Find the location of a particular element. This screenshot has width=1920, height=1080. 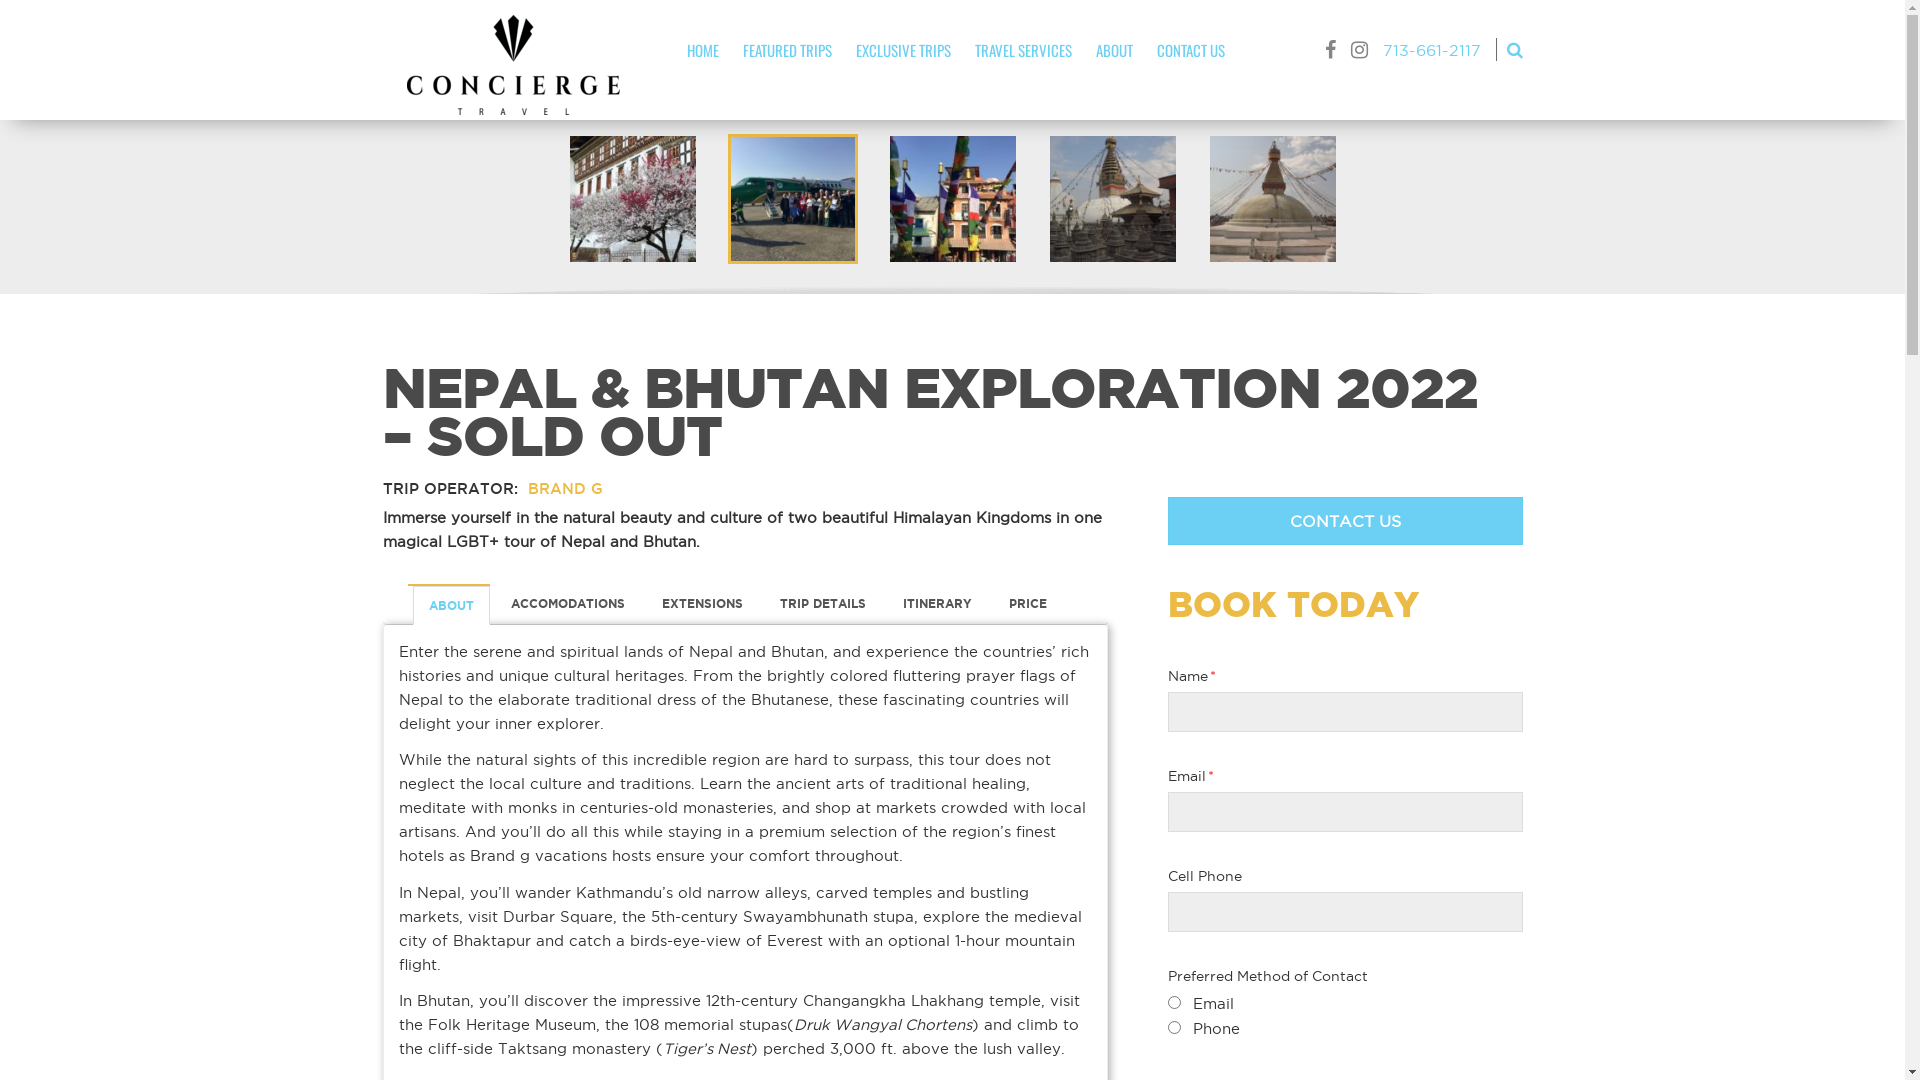

'EXTENSIONS' is located at coordinates (702, 602).